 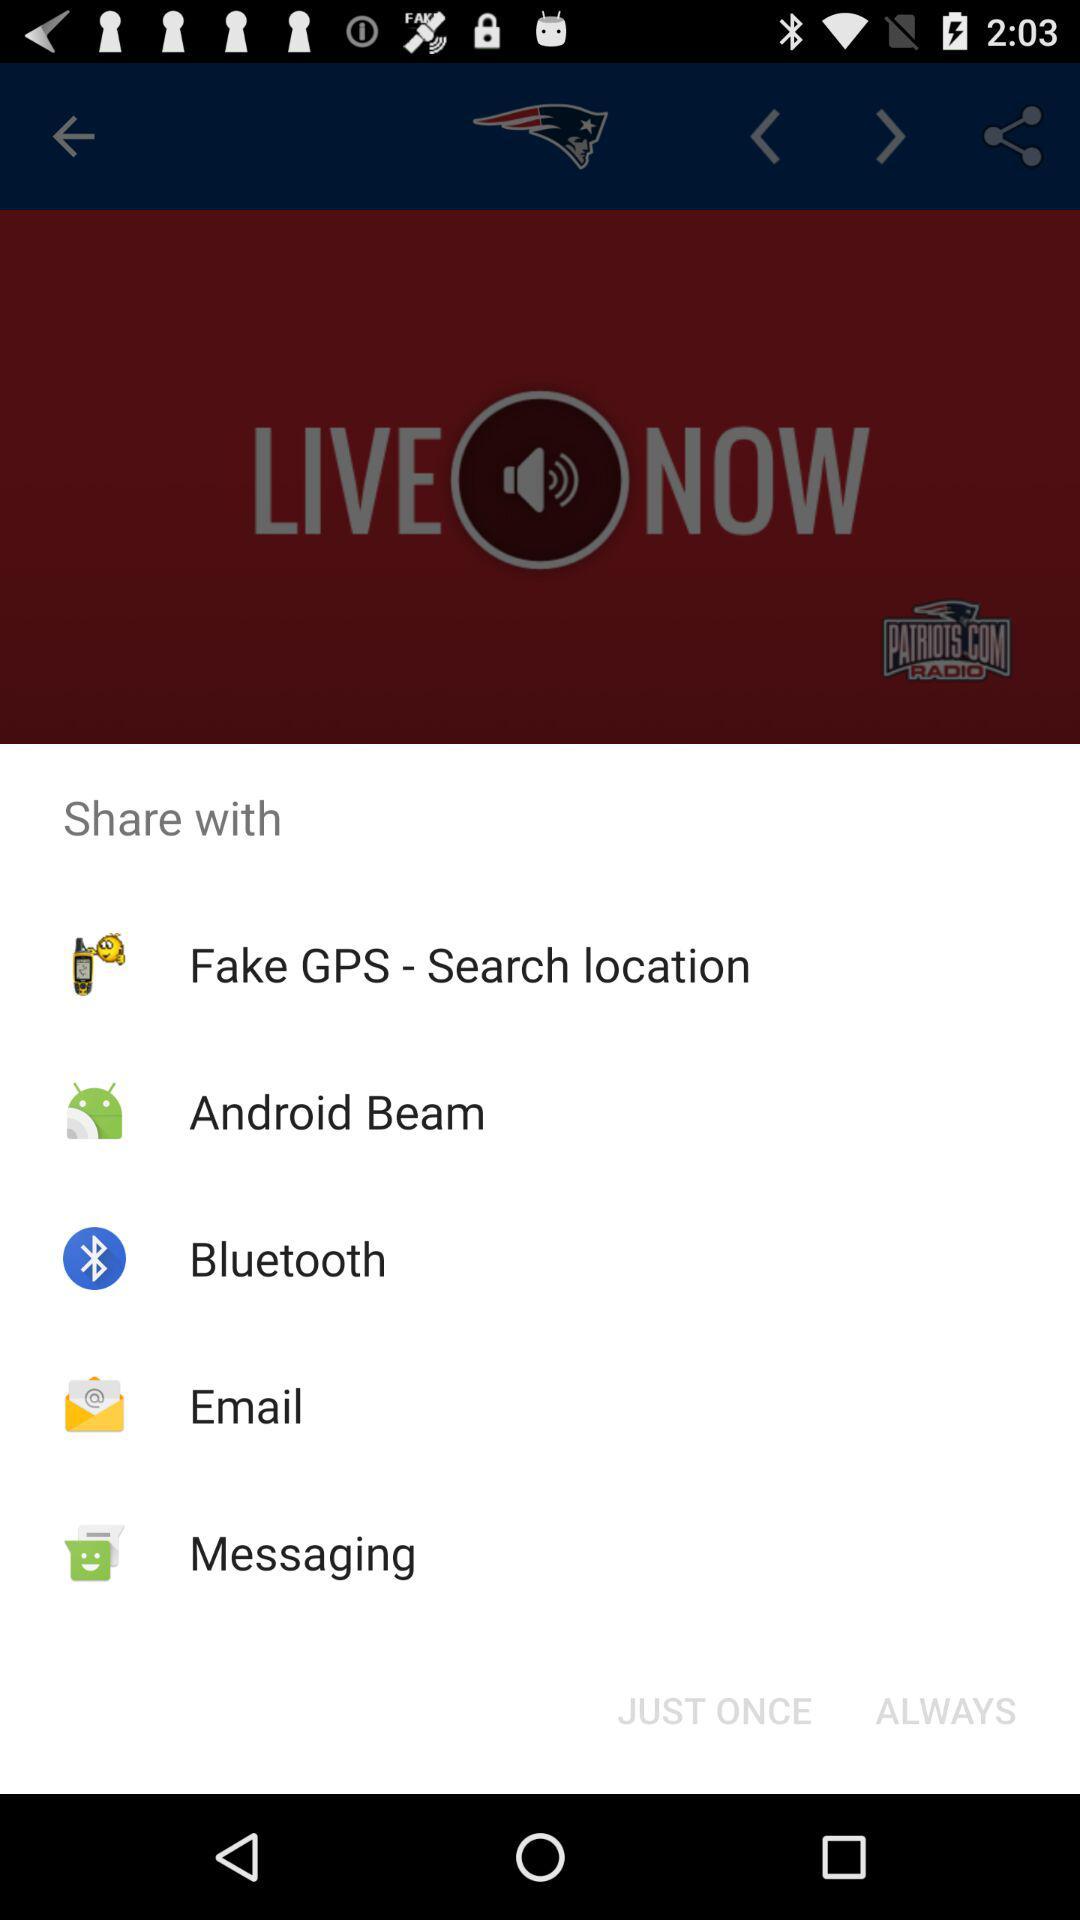 What do you see at coordinates (945, 1708) in the screenshot?
I see `item to the right of the just once item` at bounding box center [945, 1708].